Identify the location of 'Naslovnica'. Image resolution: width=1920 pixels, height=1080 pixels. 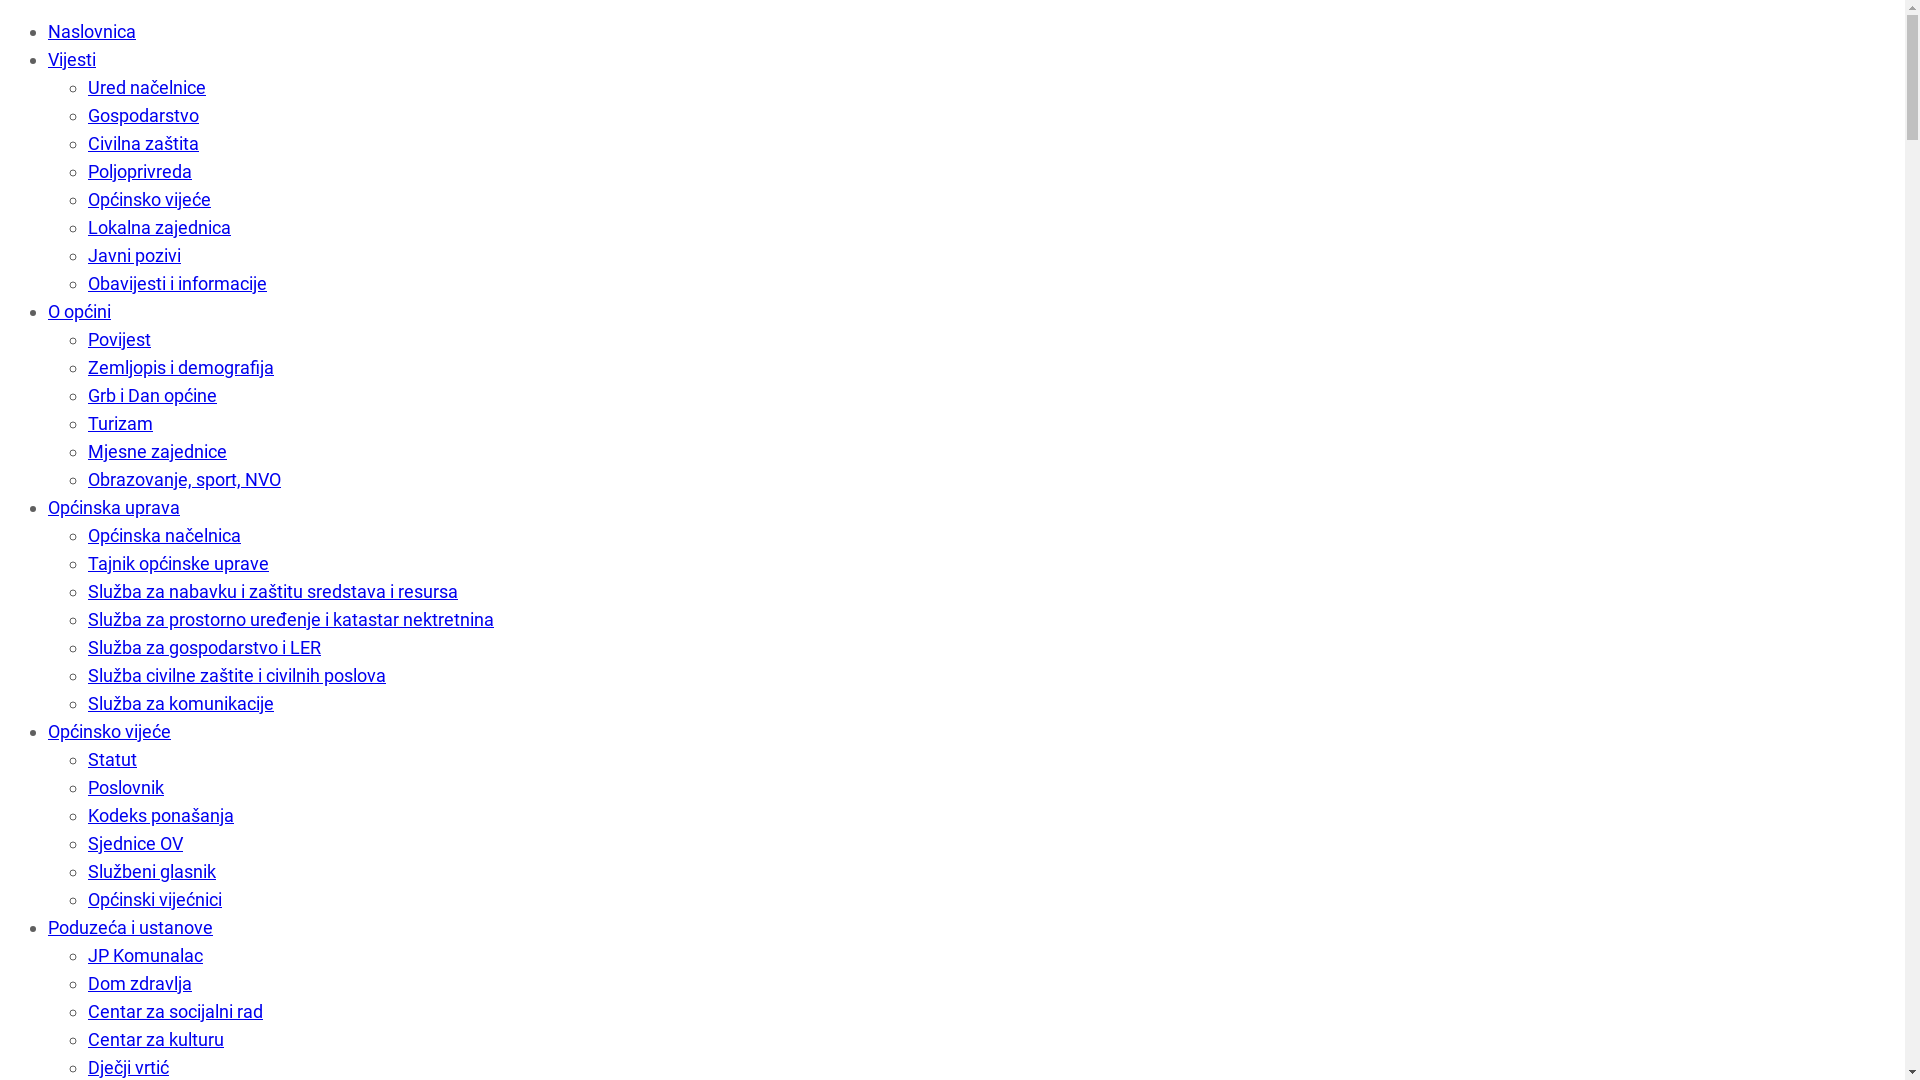
(90, 31).